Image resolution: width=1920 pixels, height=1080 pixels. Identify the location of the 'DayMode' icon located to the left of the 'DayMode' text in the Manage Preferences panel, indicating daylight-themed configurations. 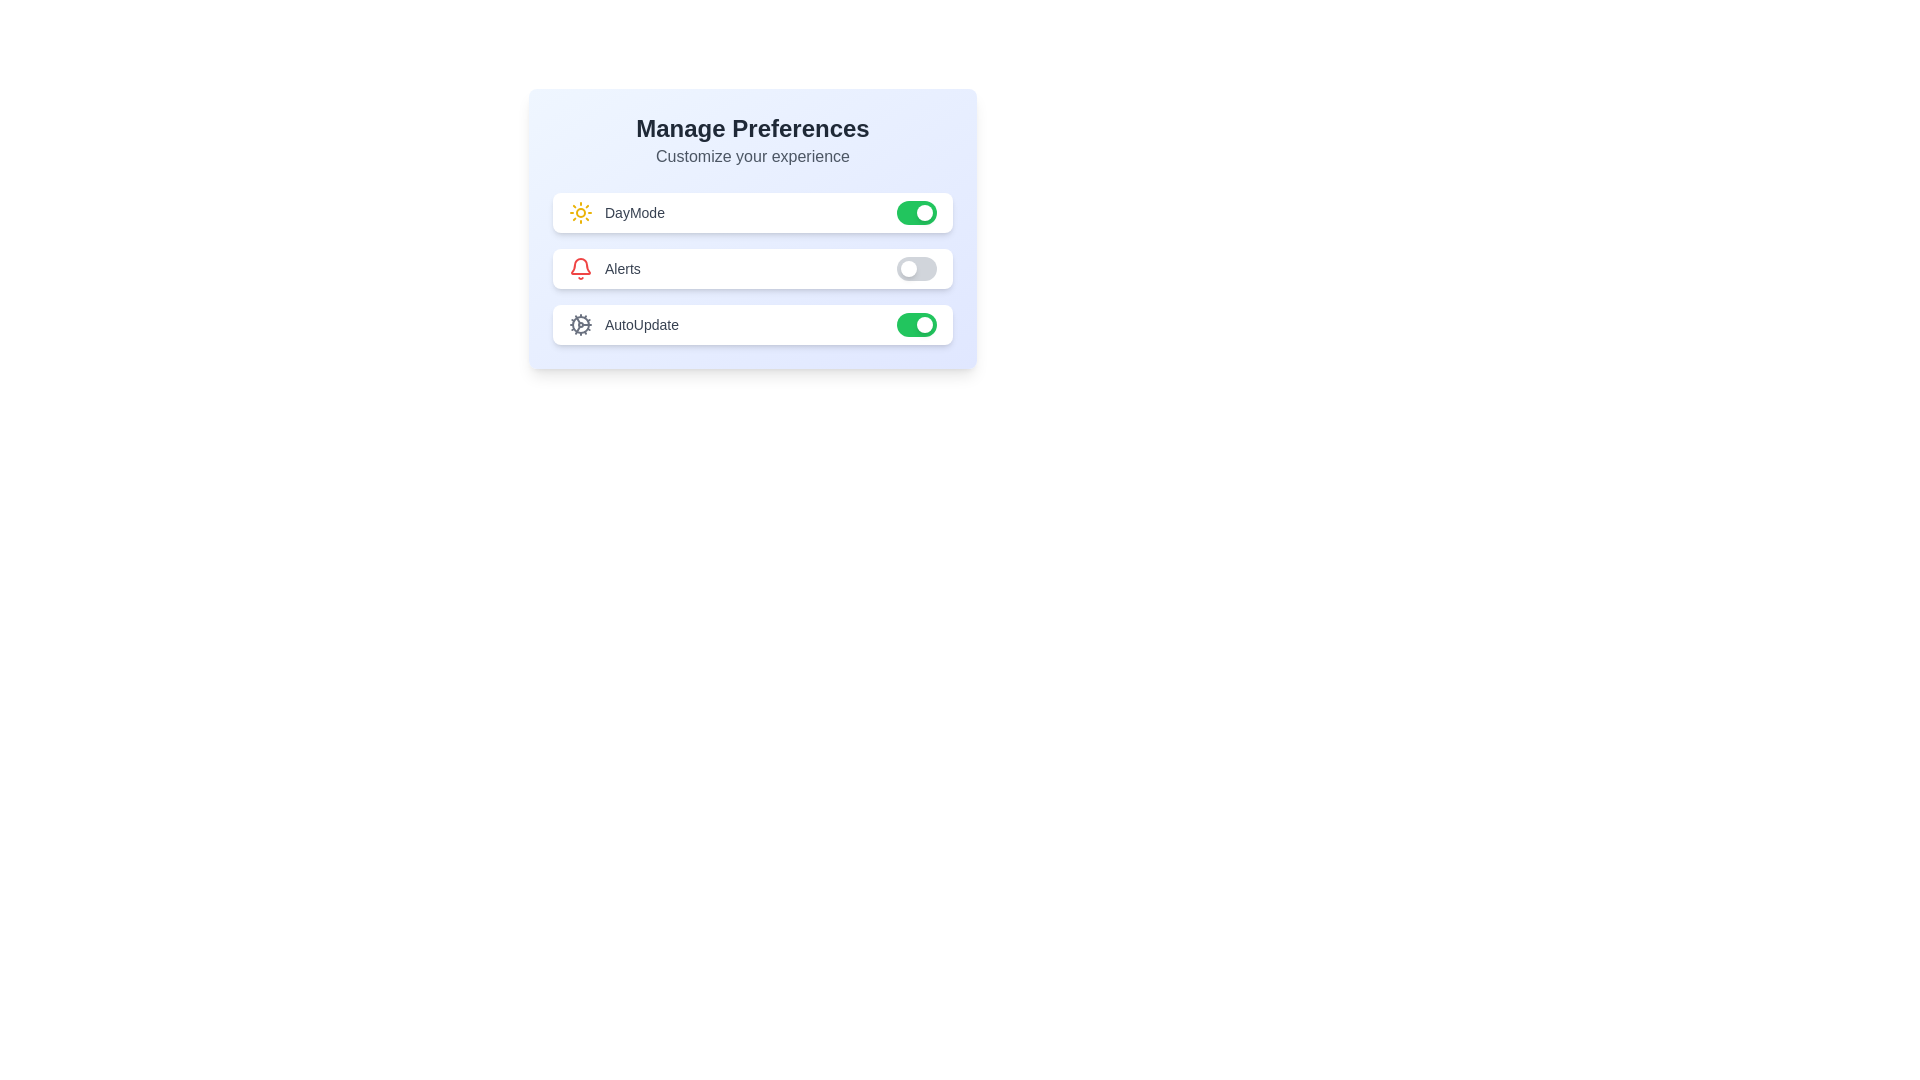
(579, 212).